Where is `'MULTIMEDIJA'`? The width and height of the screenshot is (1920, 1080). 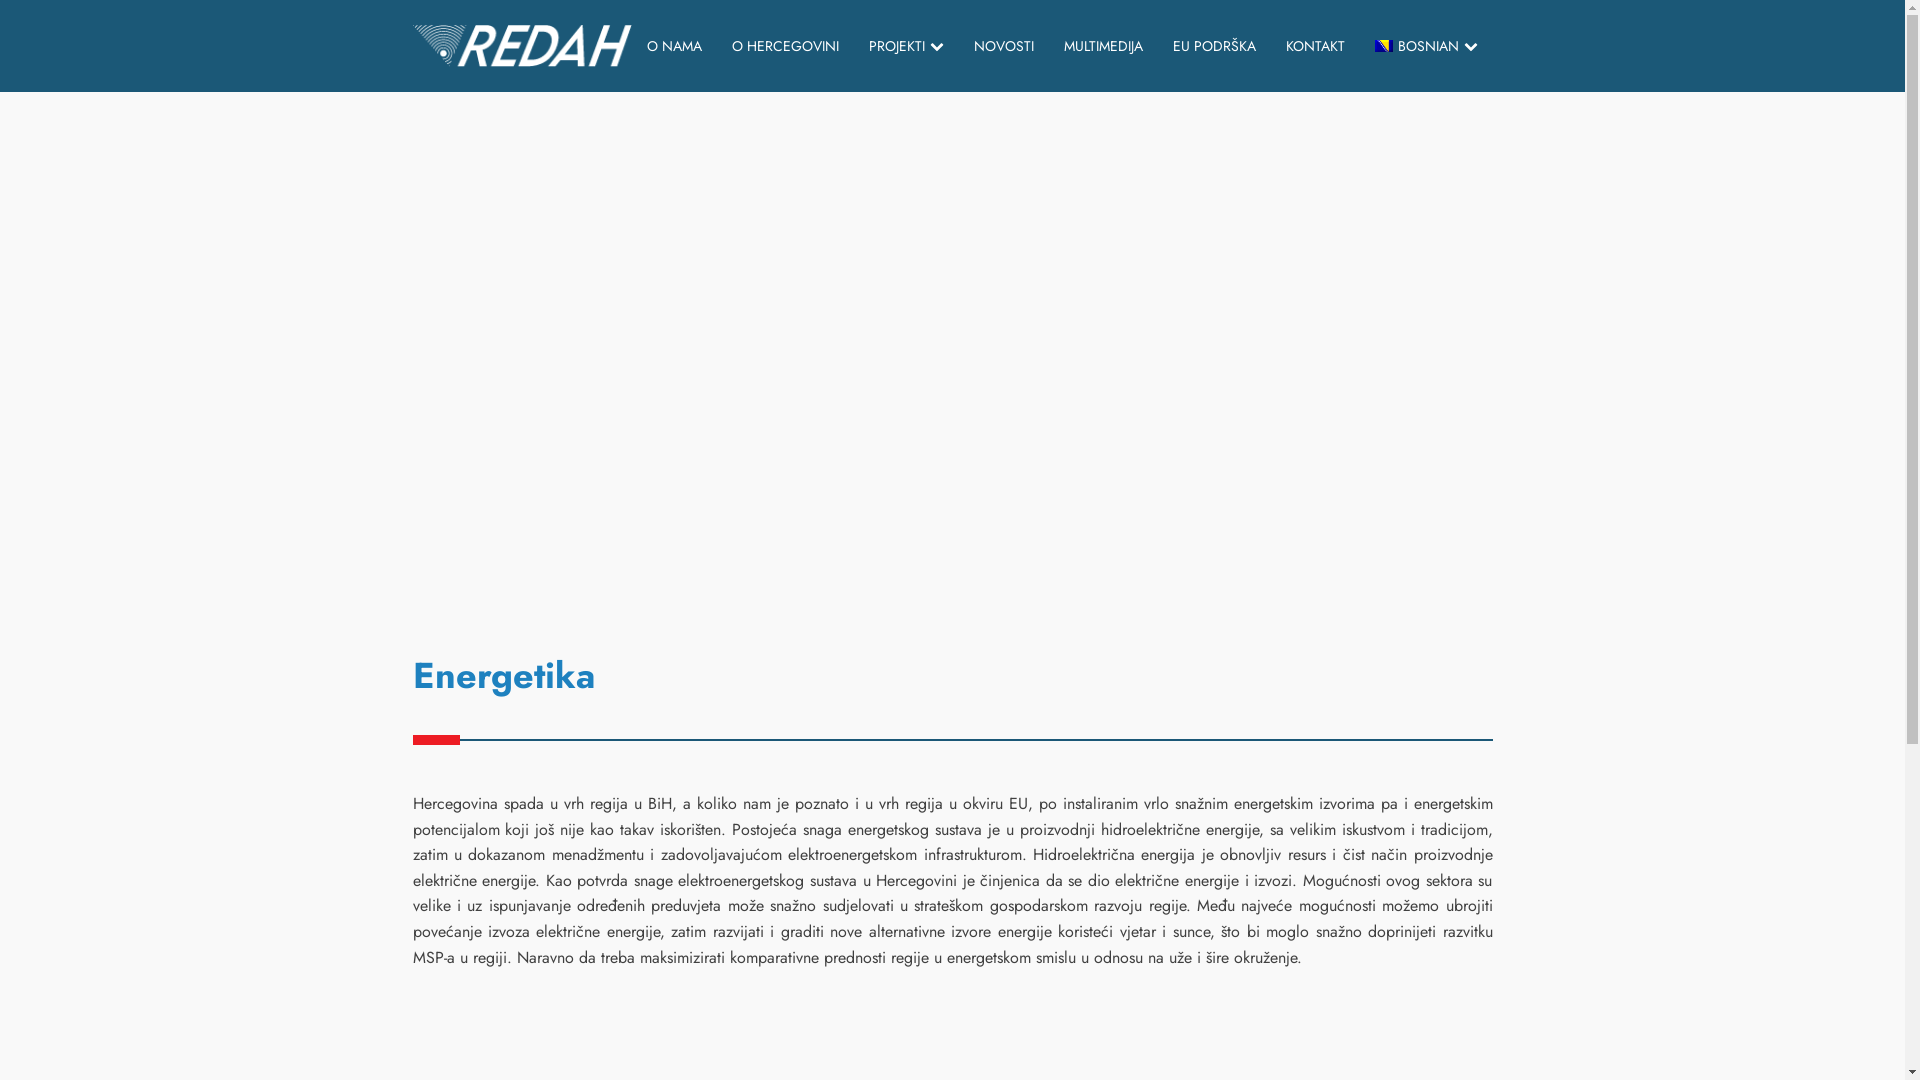
'MULTIMEDIJA' is located at coordinates (1102, 45).